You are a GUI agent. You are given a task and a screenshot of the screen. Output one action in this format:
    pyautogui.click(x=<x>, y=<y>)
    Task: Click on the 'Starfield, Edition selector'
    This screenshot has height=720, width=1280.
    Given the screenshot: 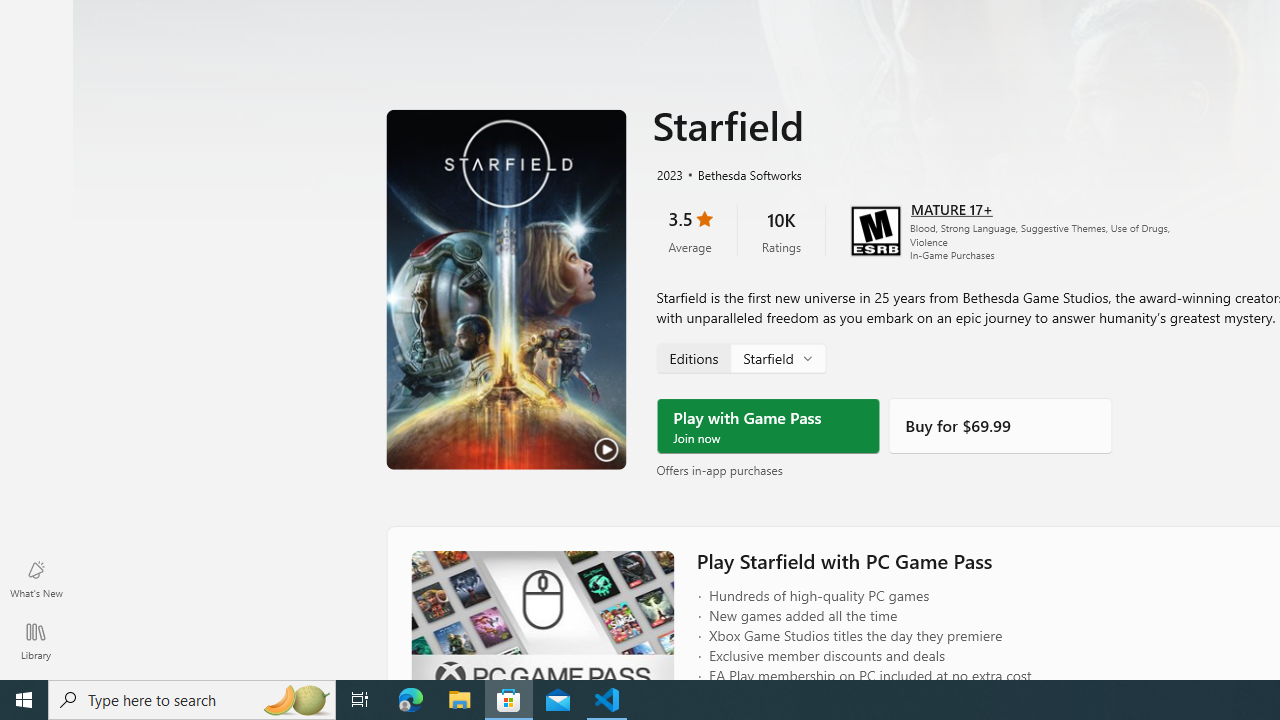 What is the action you would take?
    pyautogui.click(x=739, y=356)
    